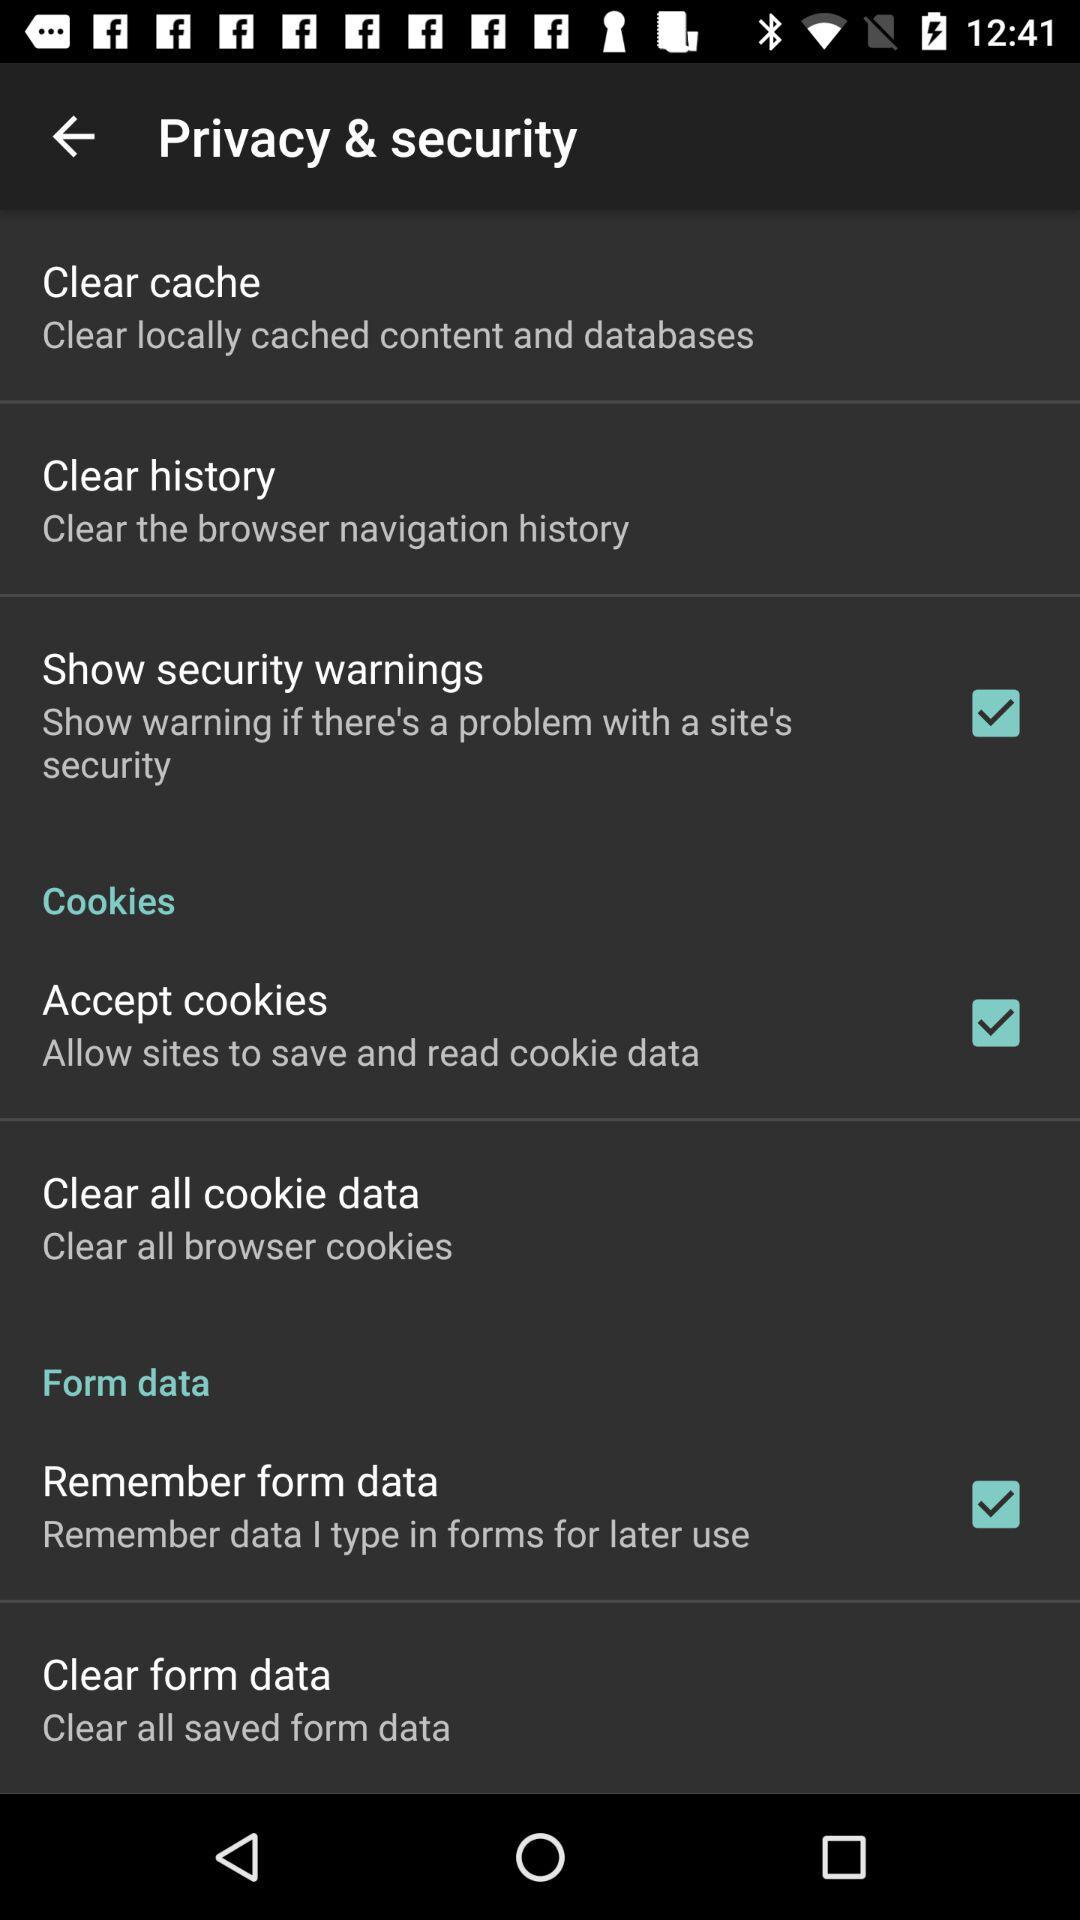 The image size is (1080, 1920). What do you see at coordinates (371, 1050) in the screenshot?
I see `app above the clear all cookie icon` at bounding box center [371, 1050].